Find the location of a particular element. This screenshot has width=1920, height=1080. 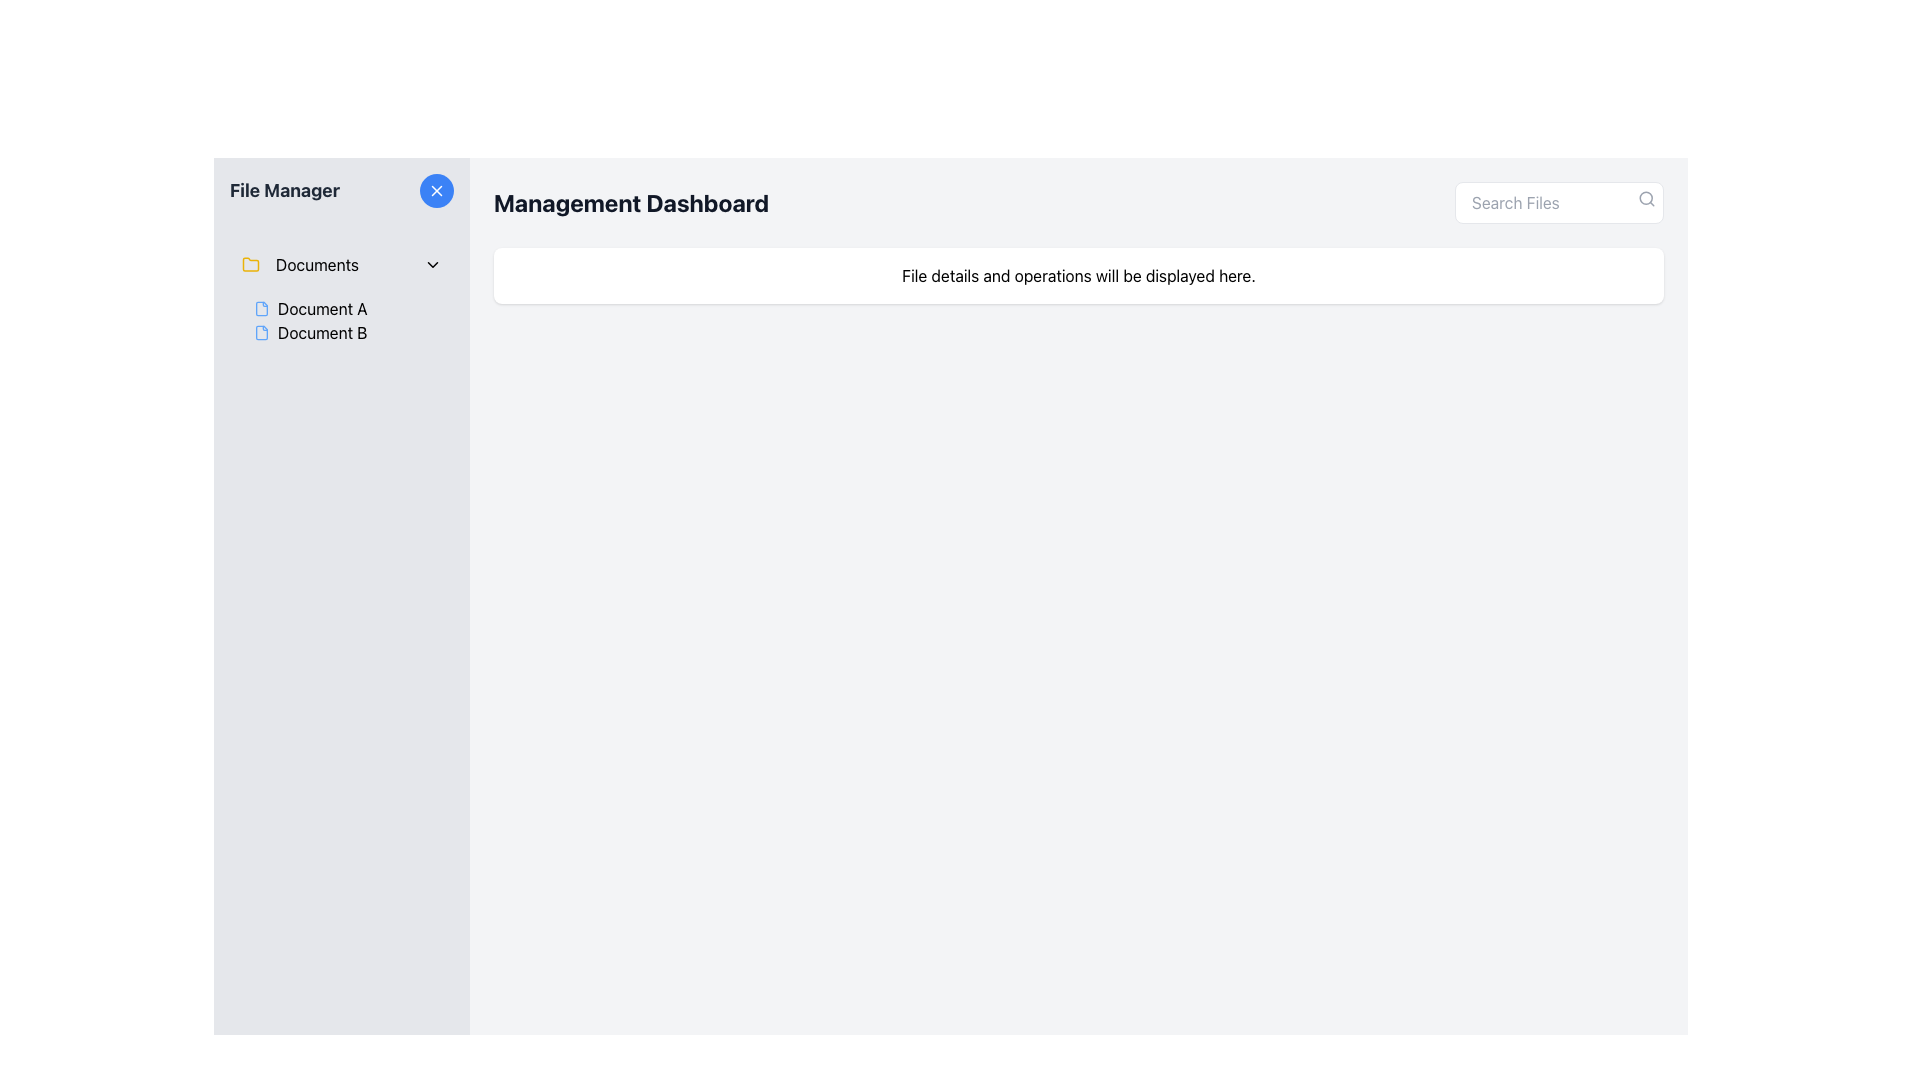

the 'Documents' text label located in the left sidebar titled 'File Manager', which is aligned horizontally with an icon on the left and an arrow on the right is located at coordinates (316, 264).